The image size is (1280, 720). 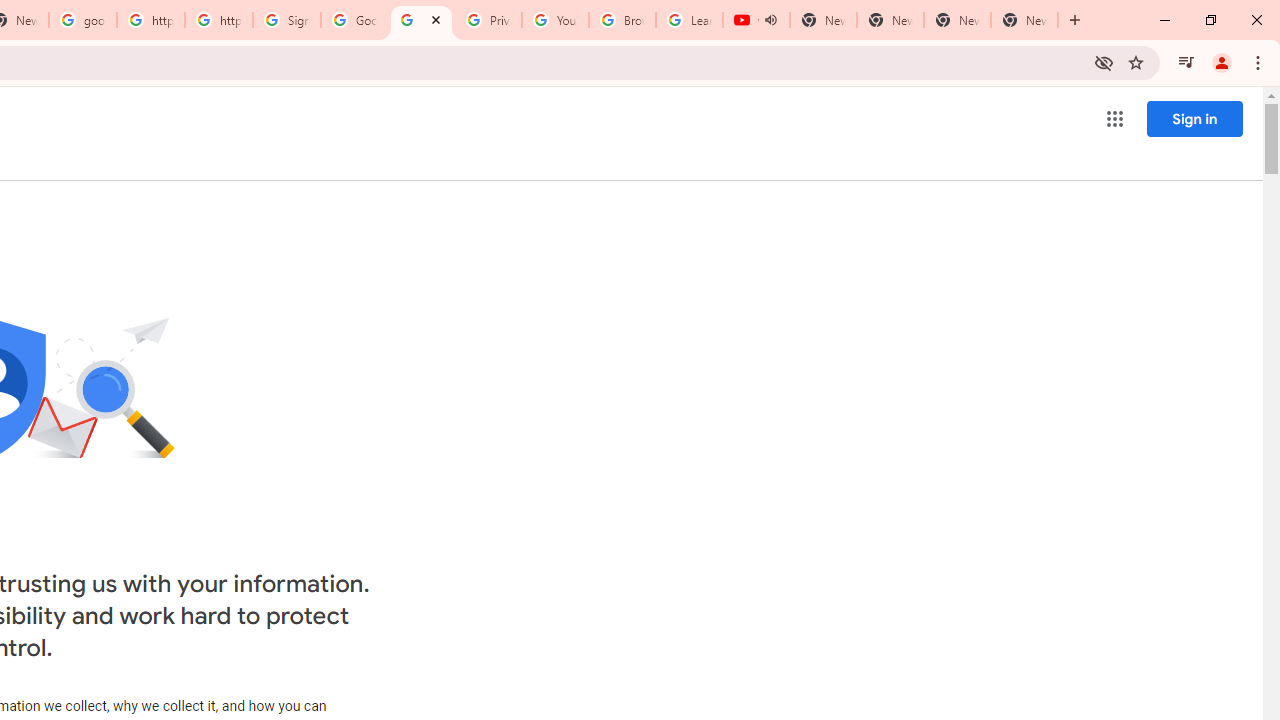 What do you see at coordinates (1024, 20) in the screenshot?
I see `'New Tab'` at bounding box center [1024, 20].